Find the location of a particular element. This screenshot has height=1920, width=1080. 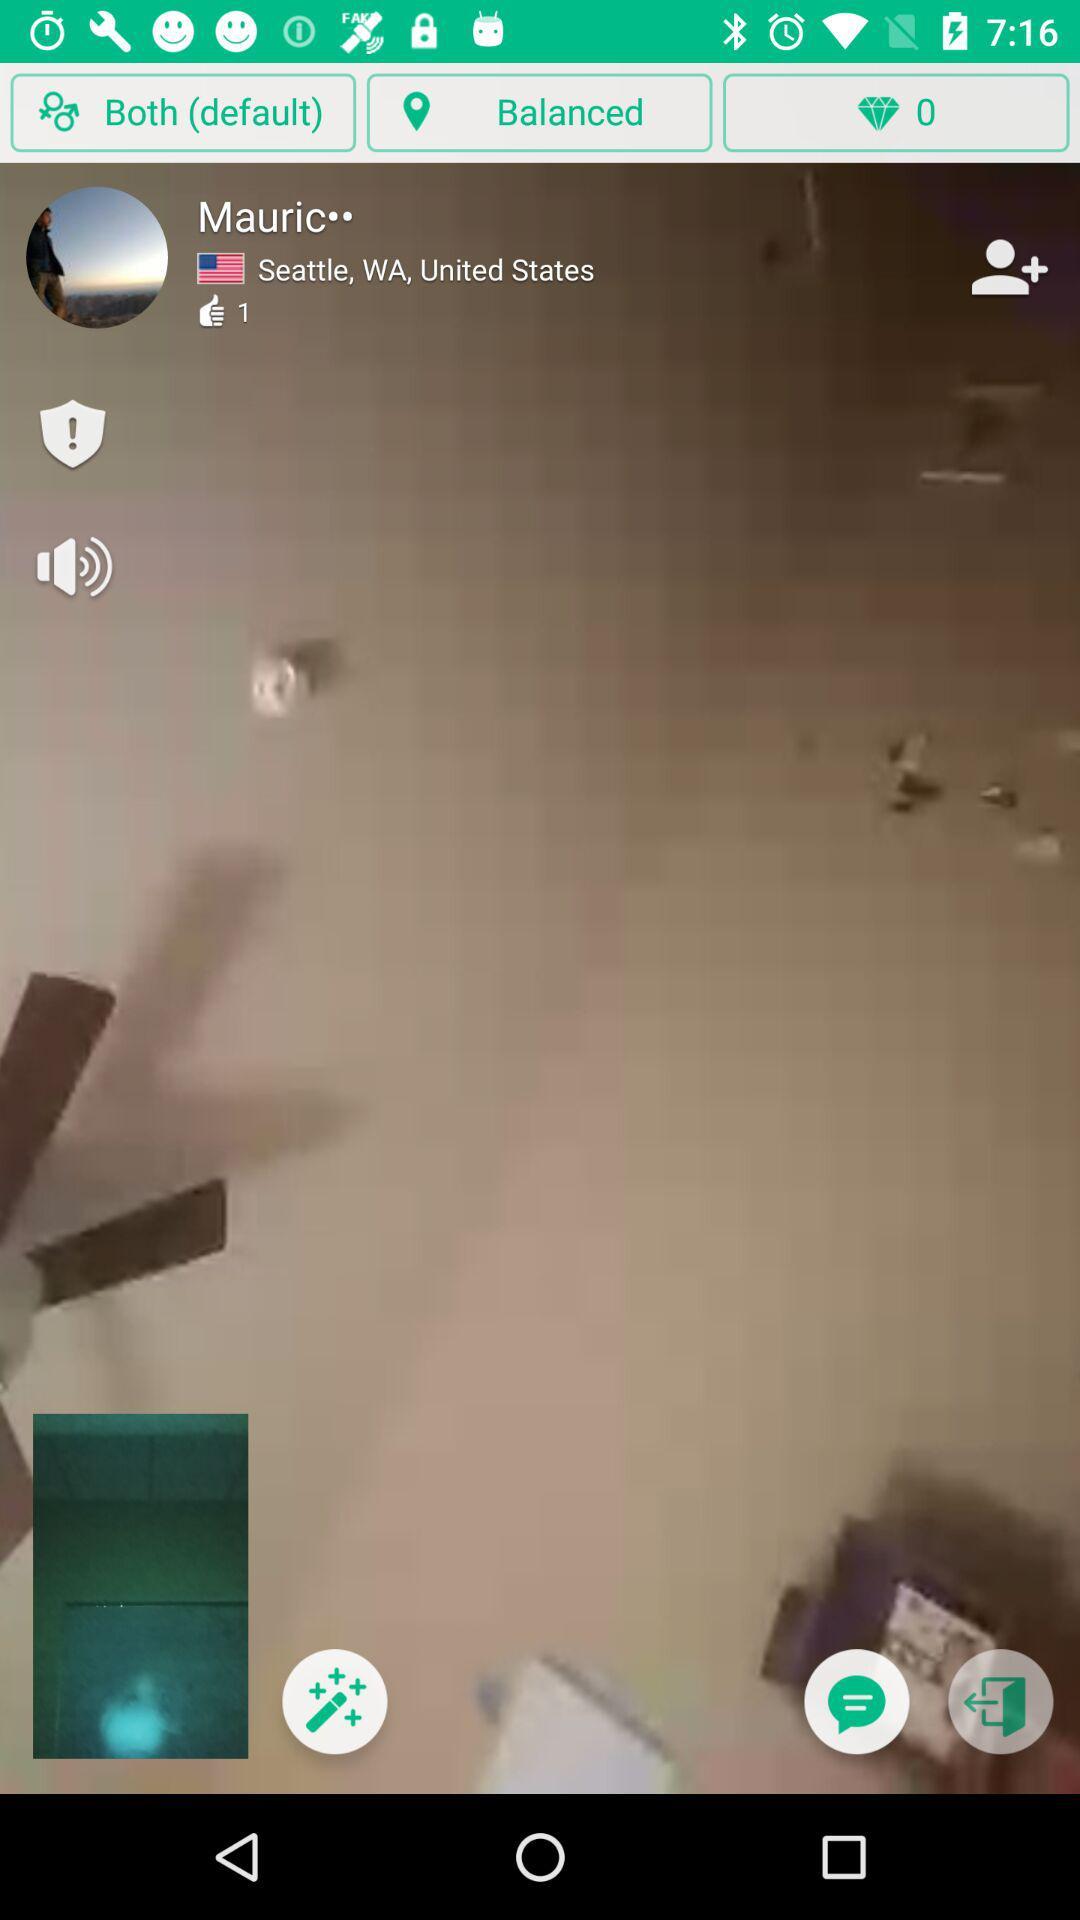

the item below seattle wa united icon is located at coordinates (333, 1713).